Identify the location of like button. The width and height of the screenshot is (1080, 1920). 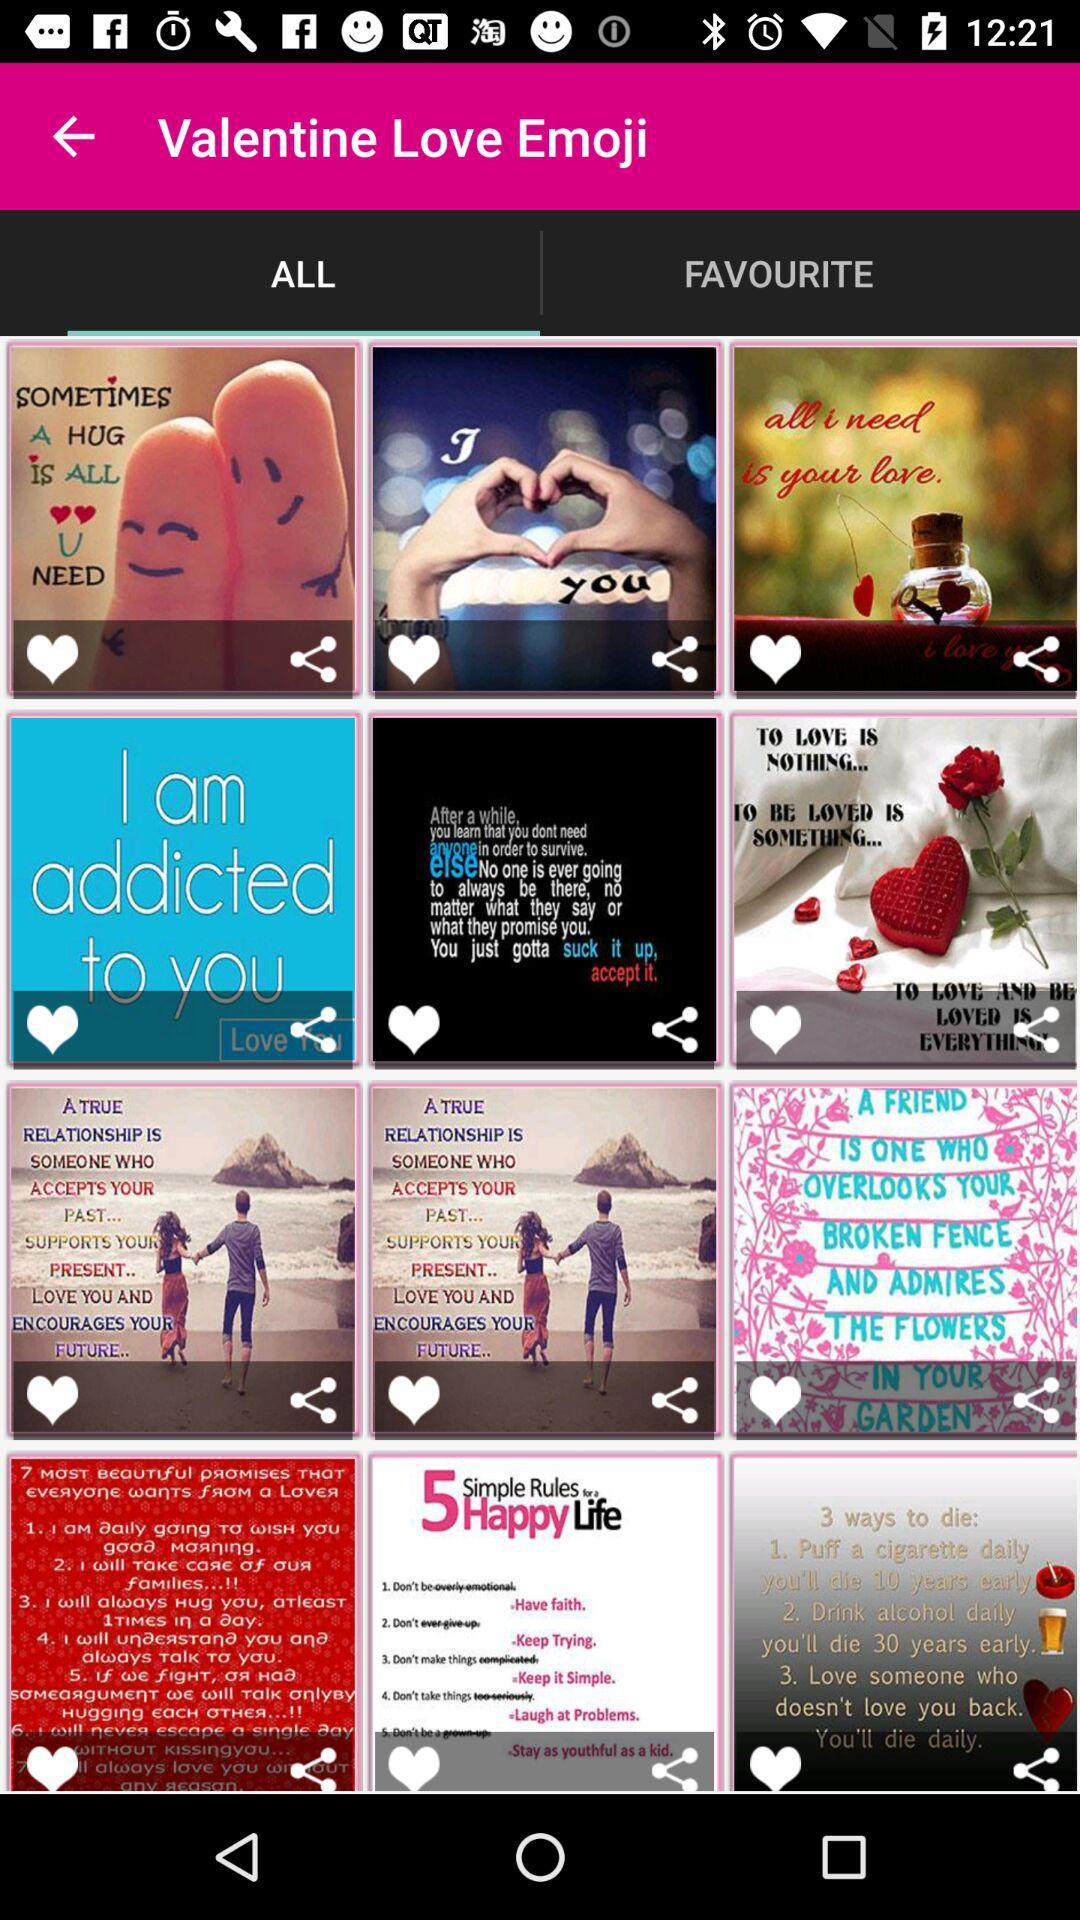
(774, 659).